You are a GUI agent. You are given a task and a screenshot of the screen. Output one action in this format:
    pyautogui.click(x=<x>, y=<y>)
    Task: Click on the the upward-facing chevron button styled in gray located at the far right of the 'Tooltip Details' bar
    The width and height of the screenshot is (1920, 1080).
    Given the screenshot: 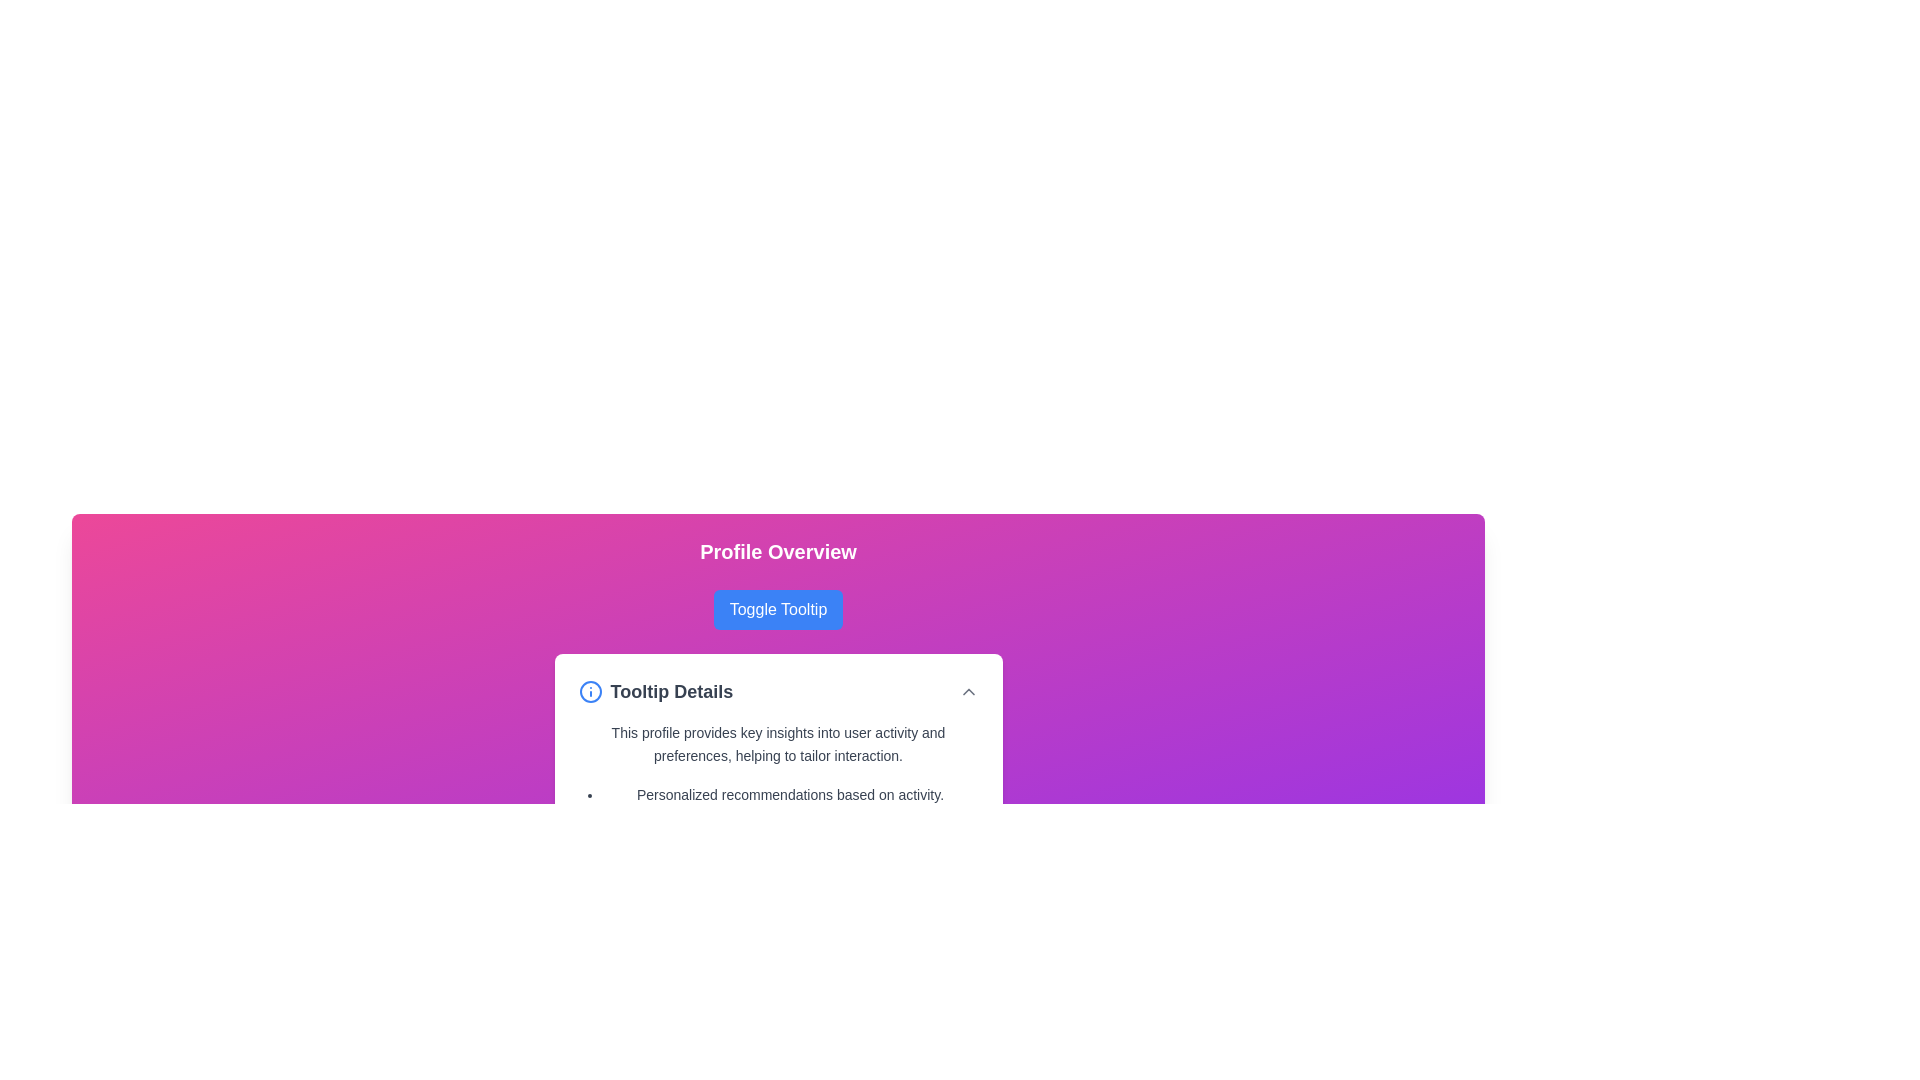 What is the action you would take?
    pyautogui.click(x=968, y=690)
    